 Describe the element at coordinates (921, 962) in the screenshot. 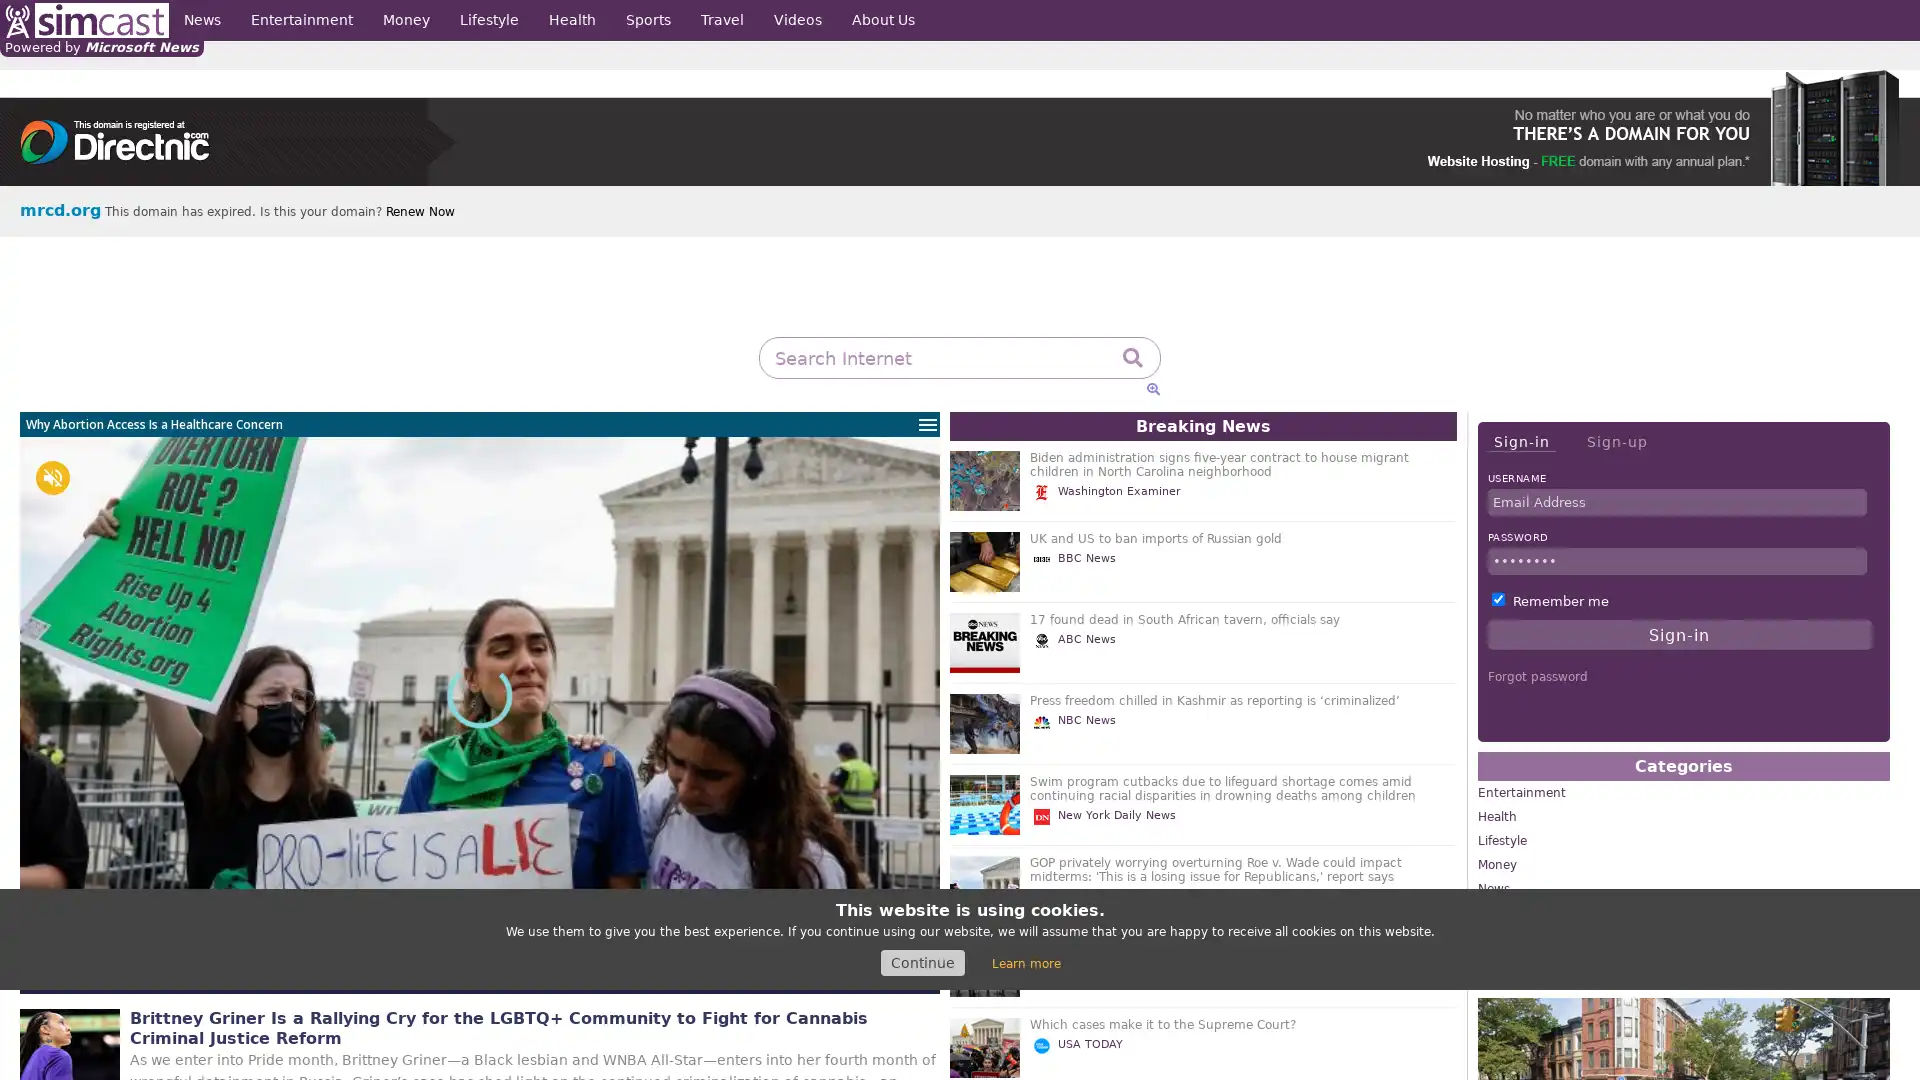

I see `Continue` at that location.